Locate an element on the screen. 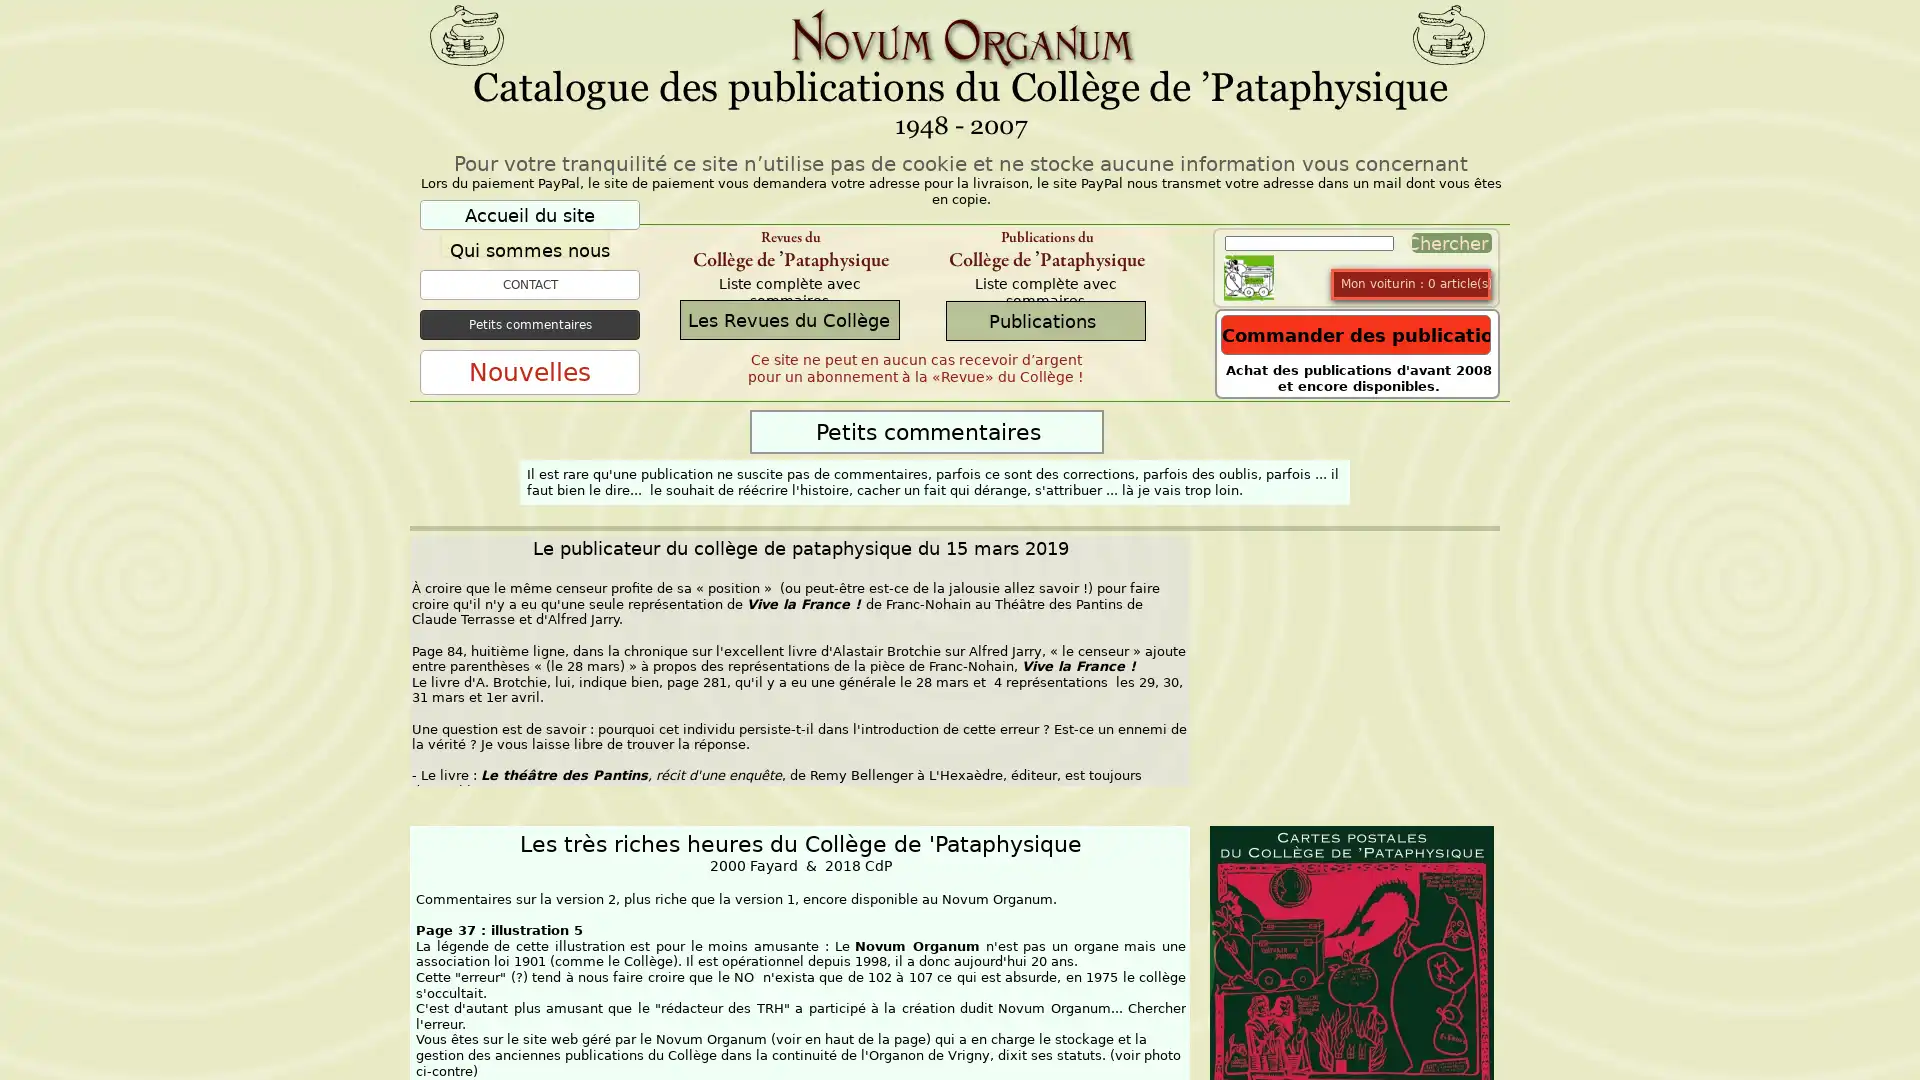  Petits commentaires is located at coordinates (529, 323).